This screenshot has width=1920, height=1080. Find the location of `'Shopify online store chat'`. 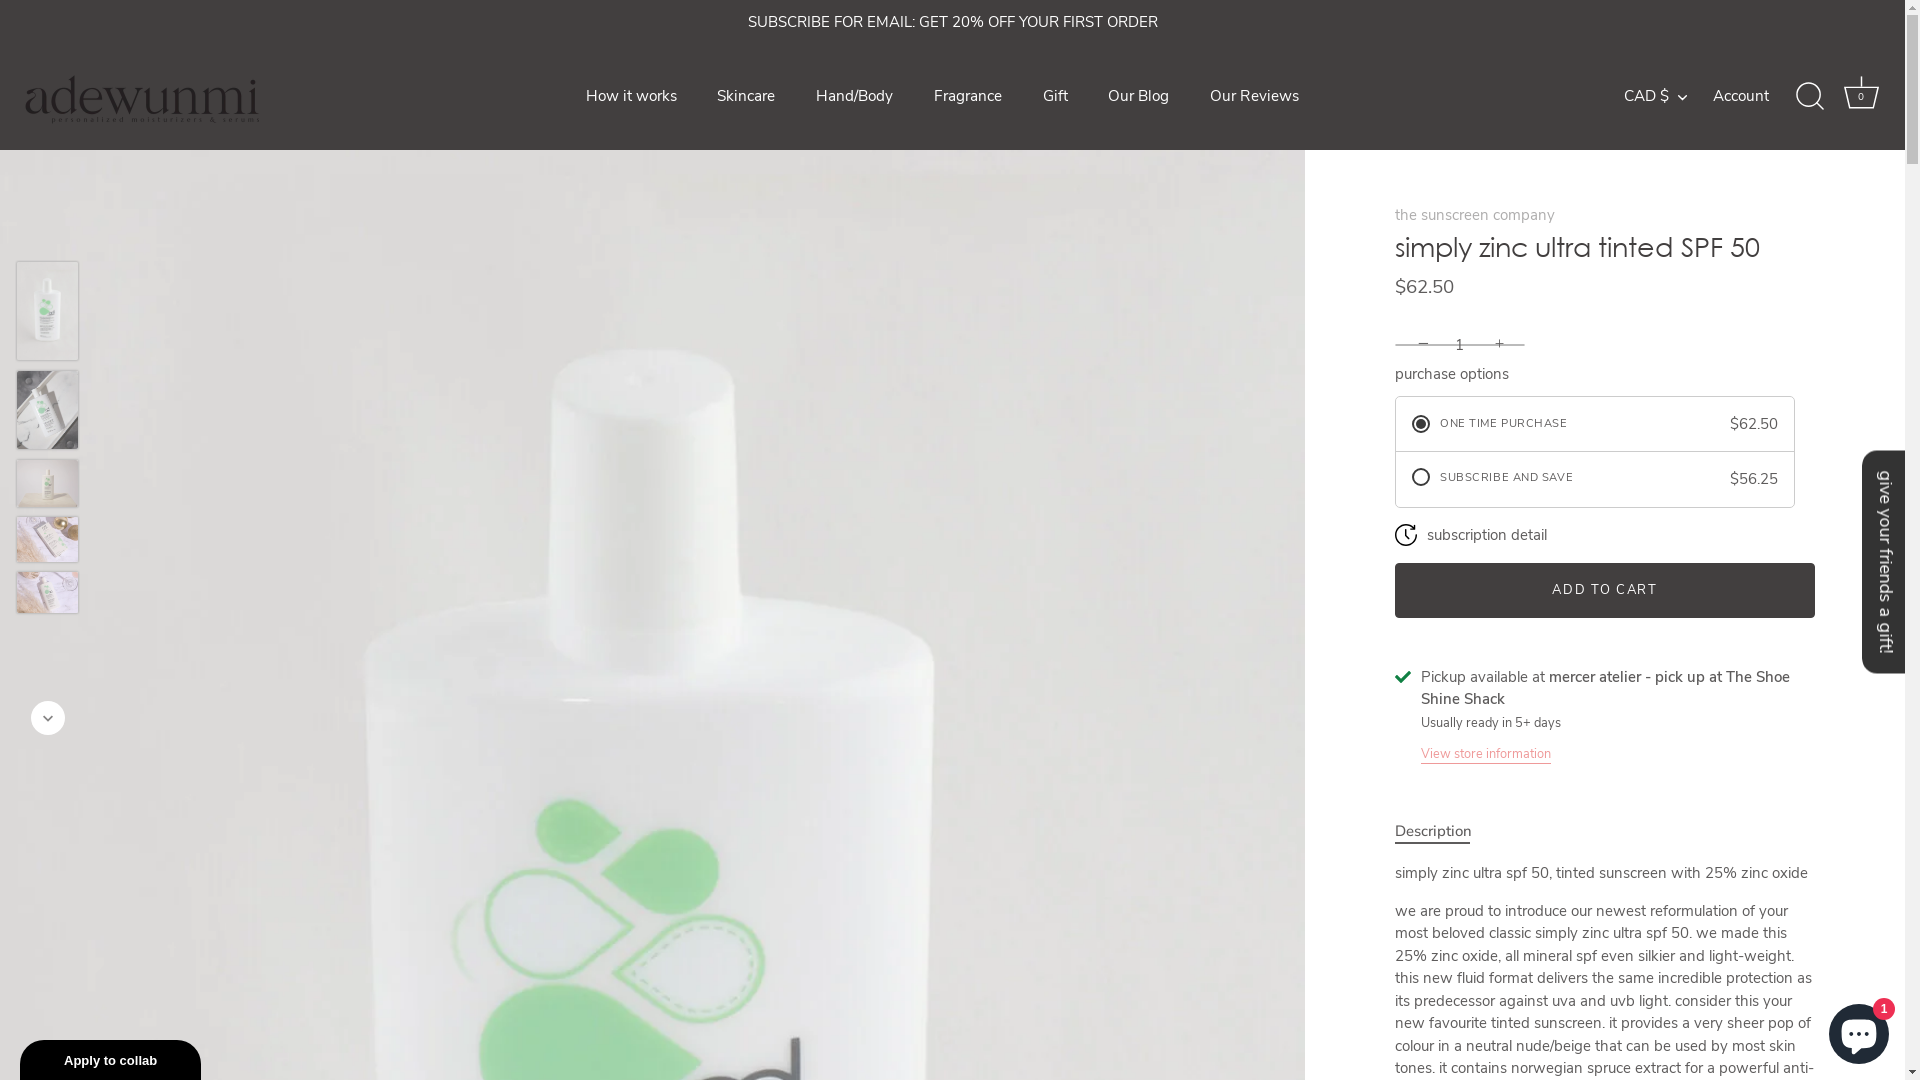

'Shopify online store chat' is located at coordinates (1857, 1029).